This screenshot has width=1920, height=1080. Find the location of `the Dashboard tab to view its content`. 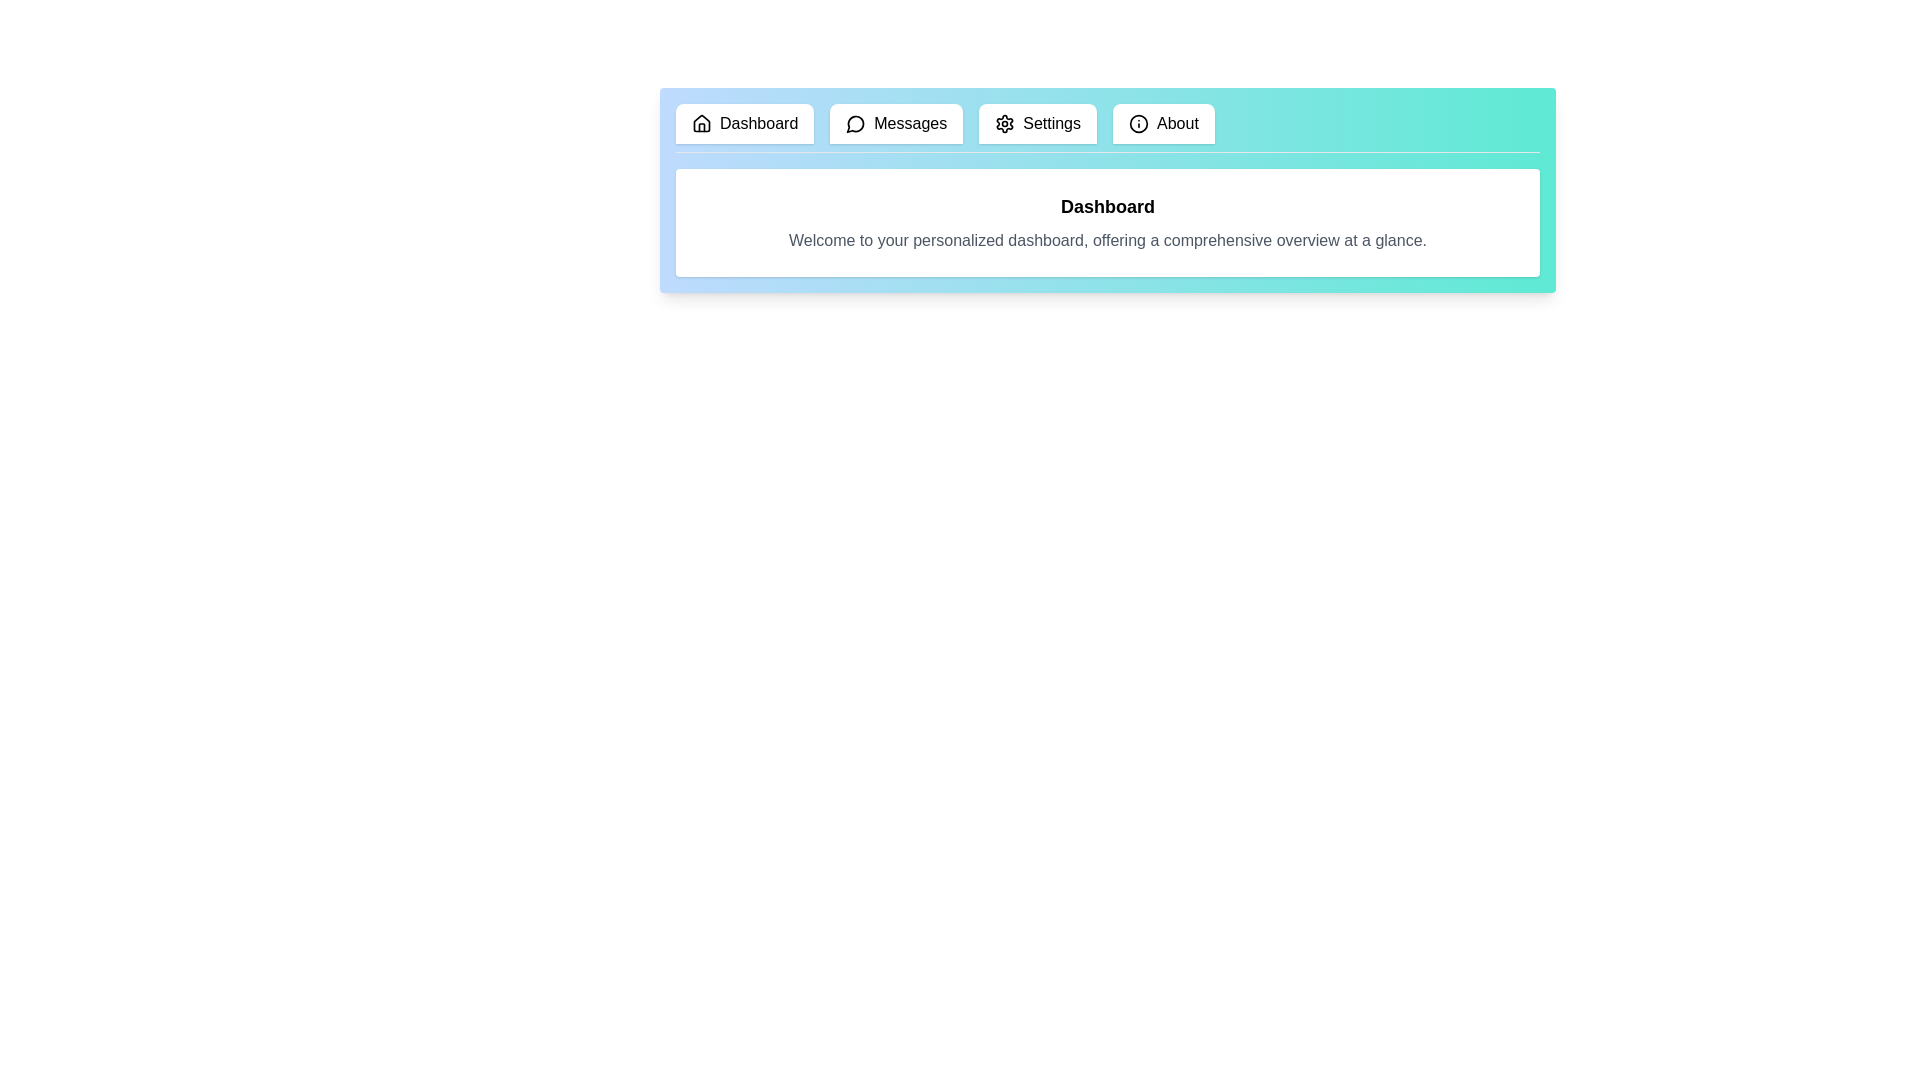

the Dashboard tab to view its content is located at coordinates (743, 123).